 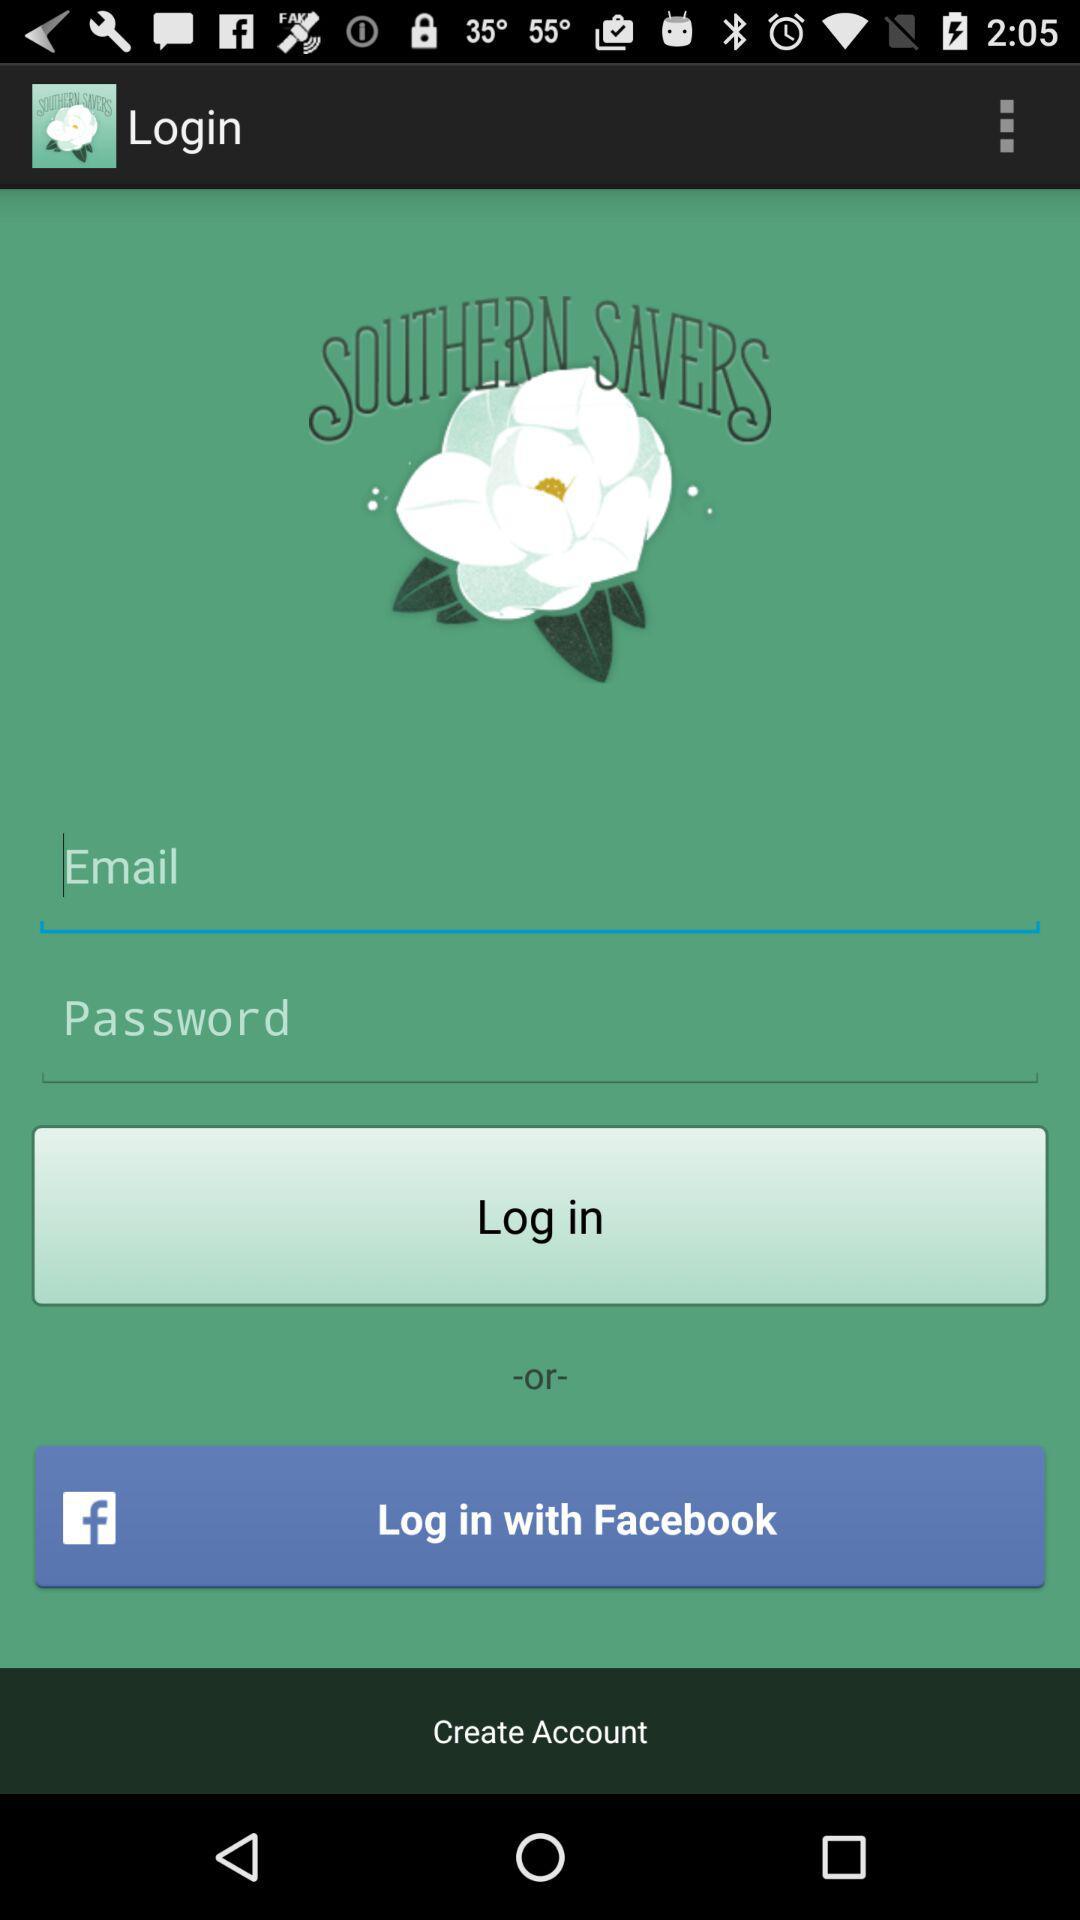 I want to click on app i.d, so click(x=540, y=866).